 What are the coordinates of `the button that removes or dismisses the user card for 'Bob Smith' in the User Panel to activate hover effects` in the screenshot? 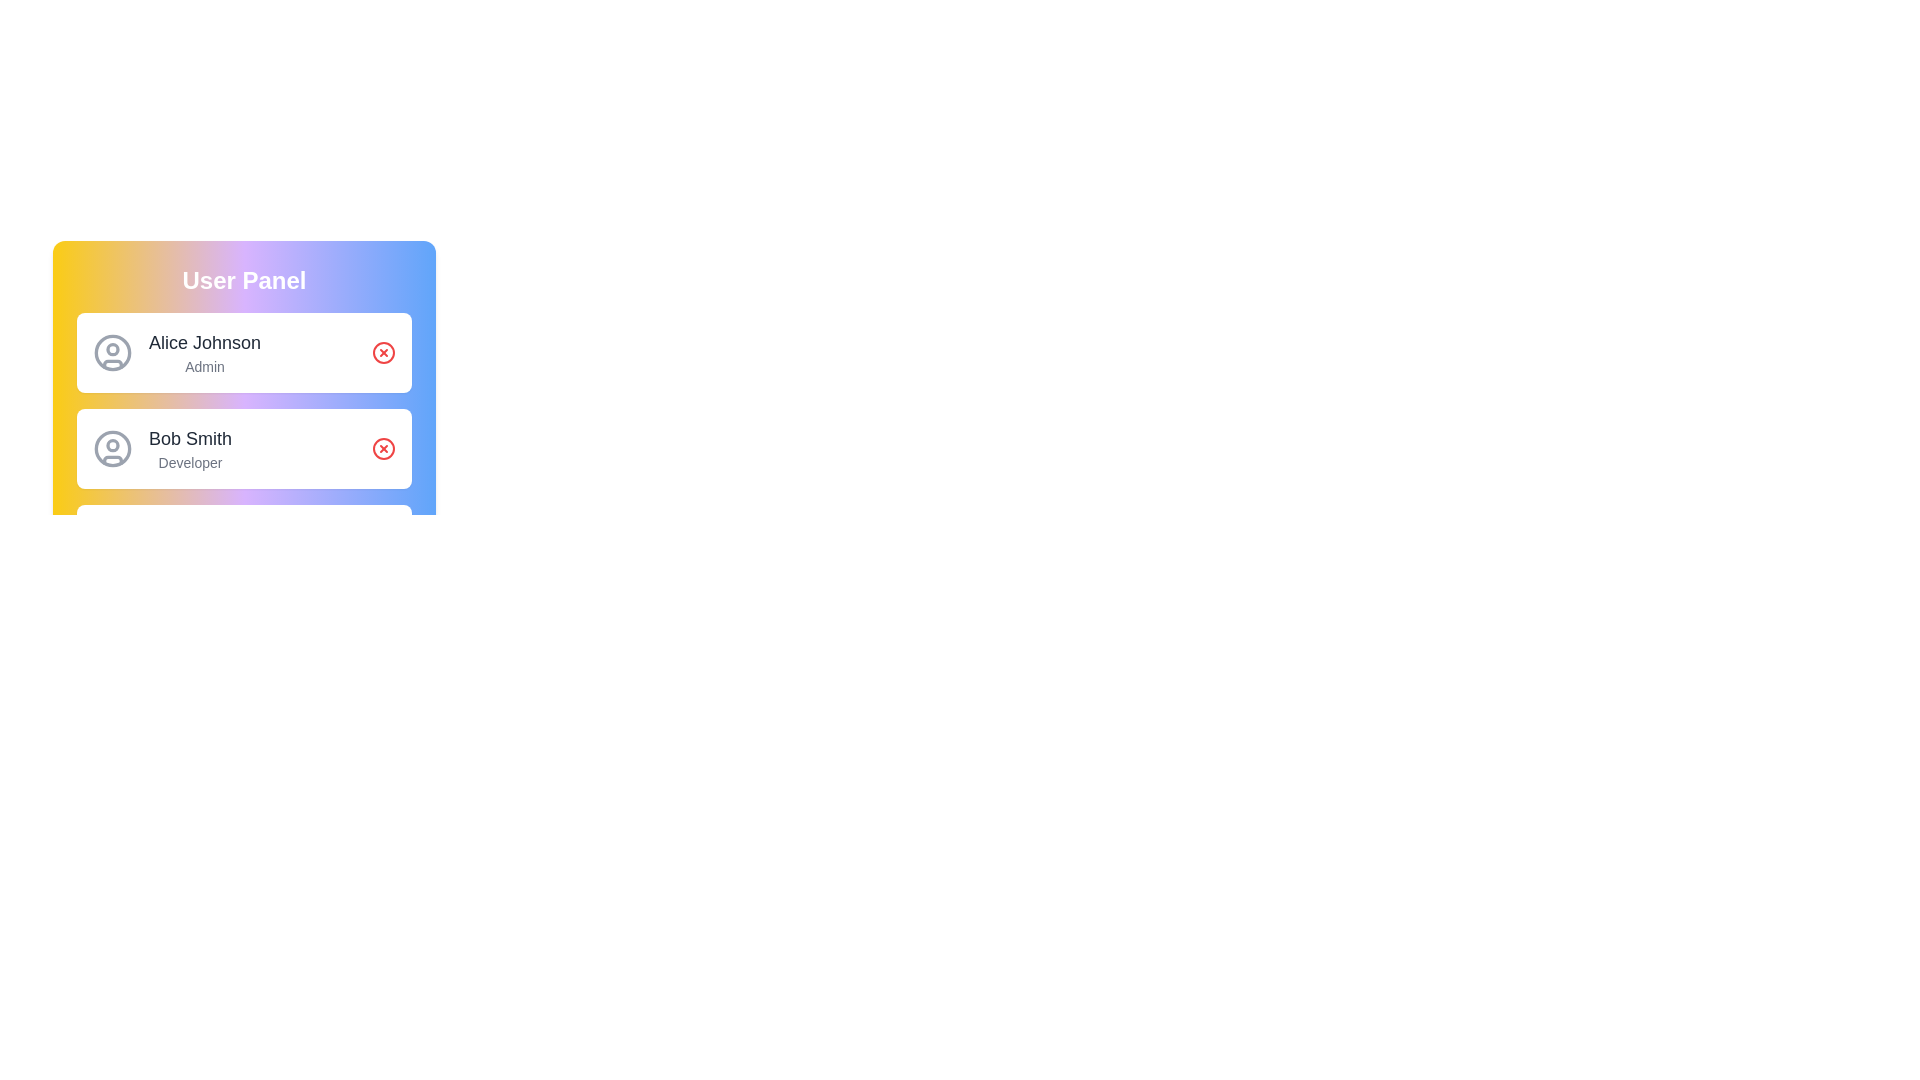 It's located at (384, 447).